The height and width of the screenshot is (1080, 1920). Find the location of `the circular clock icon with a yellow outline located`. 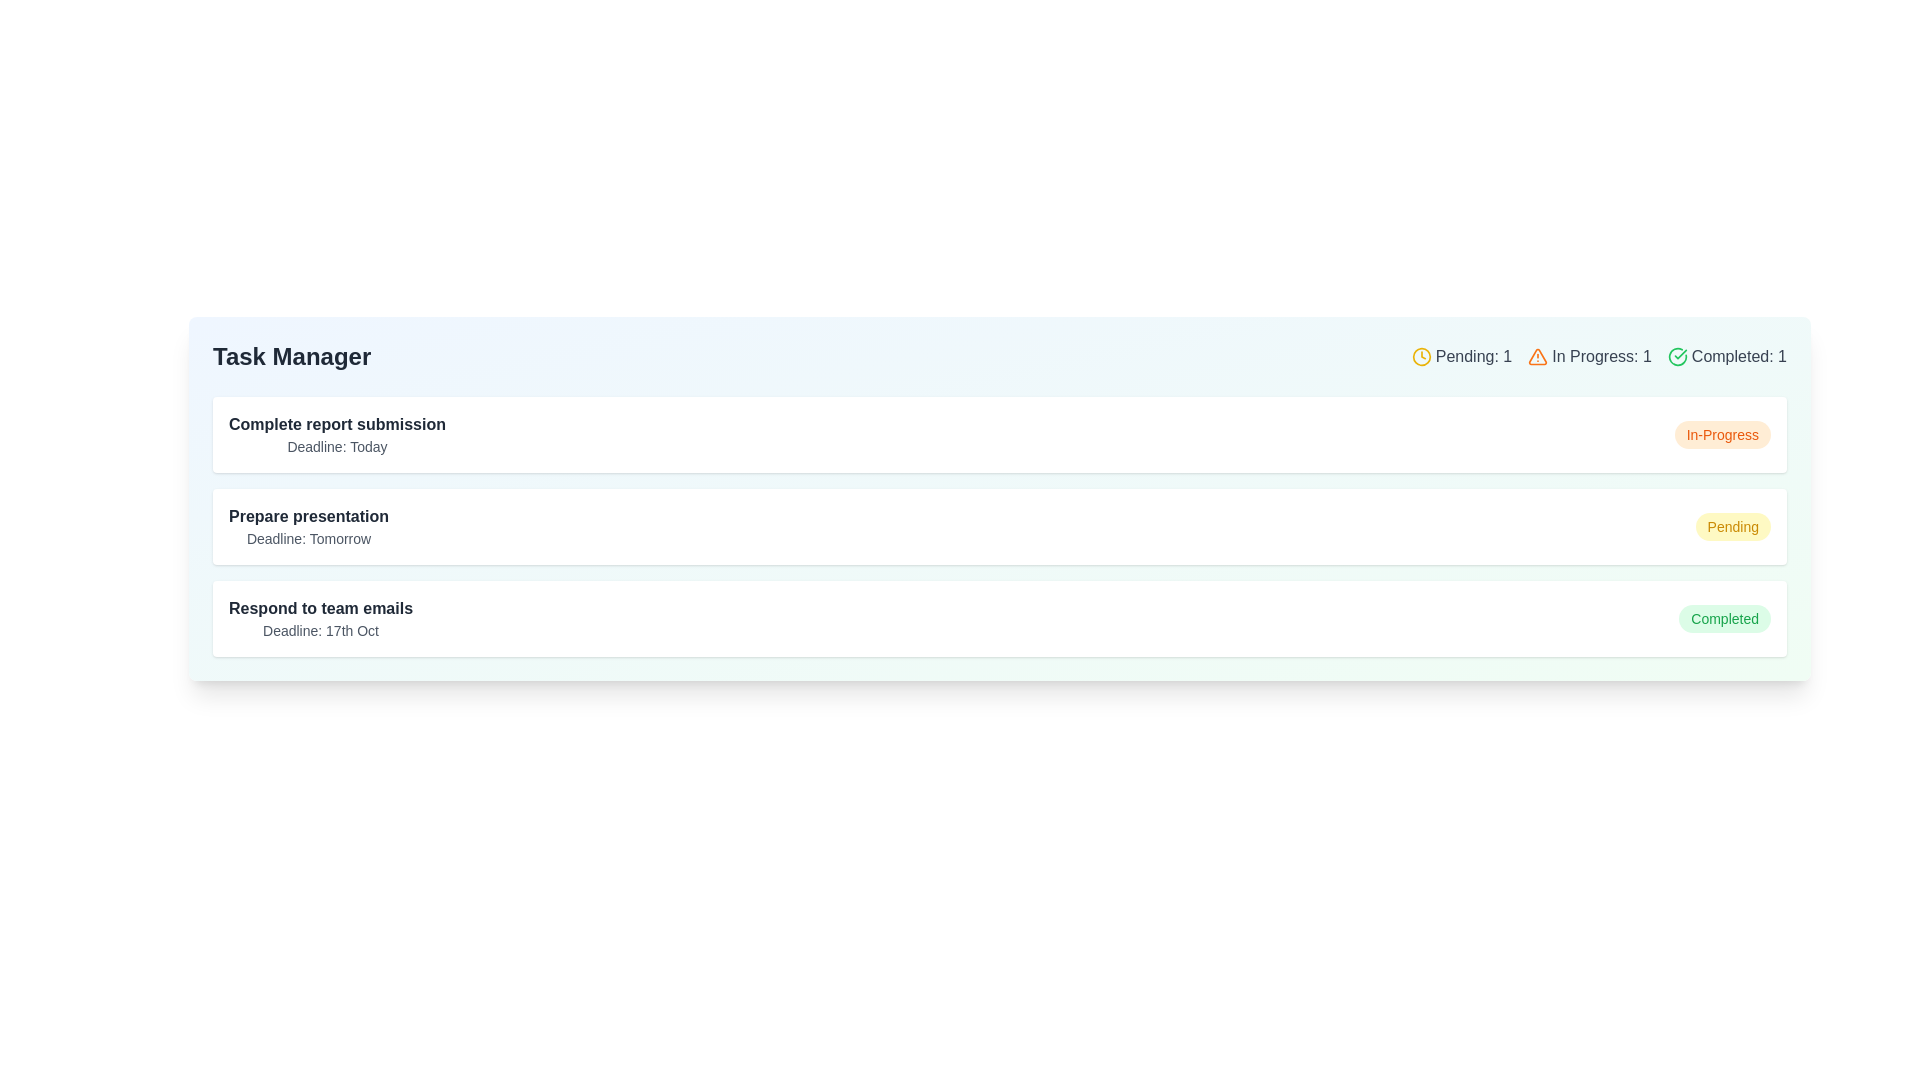

the circular clock icon with a yellow outline located is located at coordinates (1420, 356).